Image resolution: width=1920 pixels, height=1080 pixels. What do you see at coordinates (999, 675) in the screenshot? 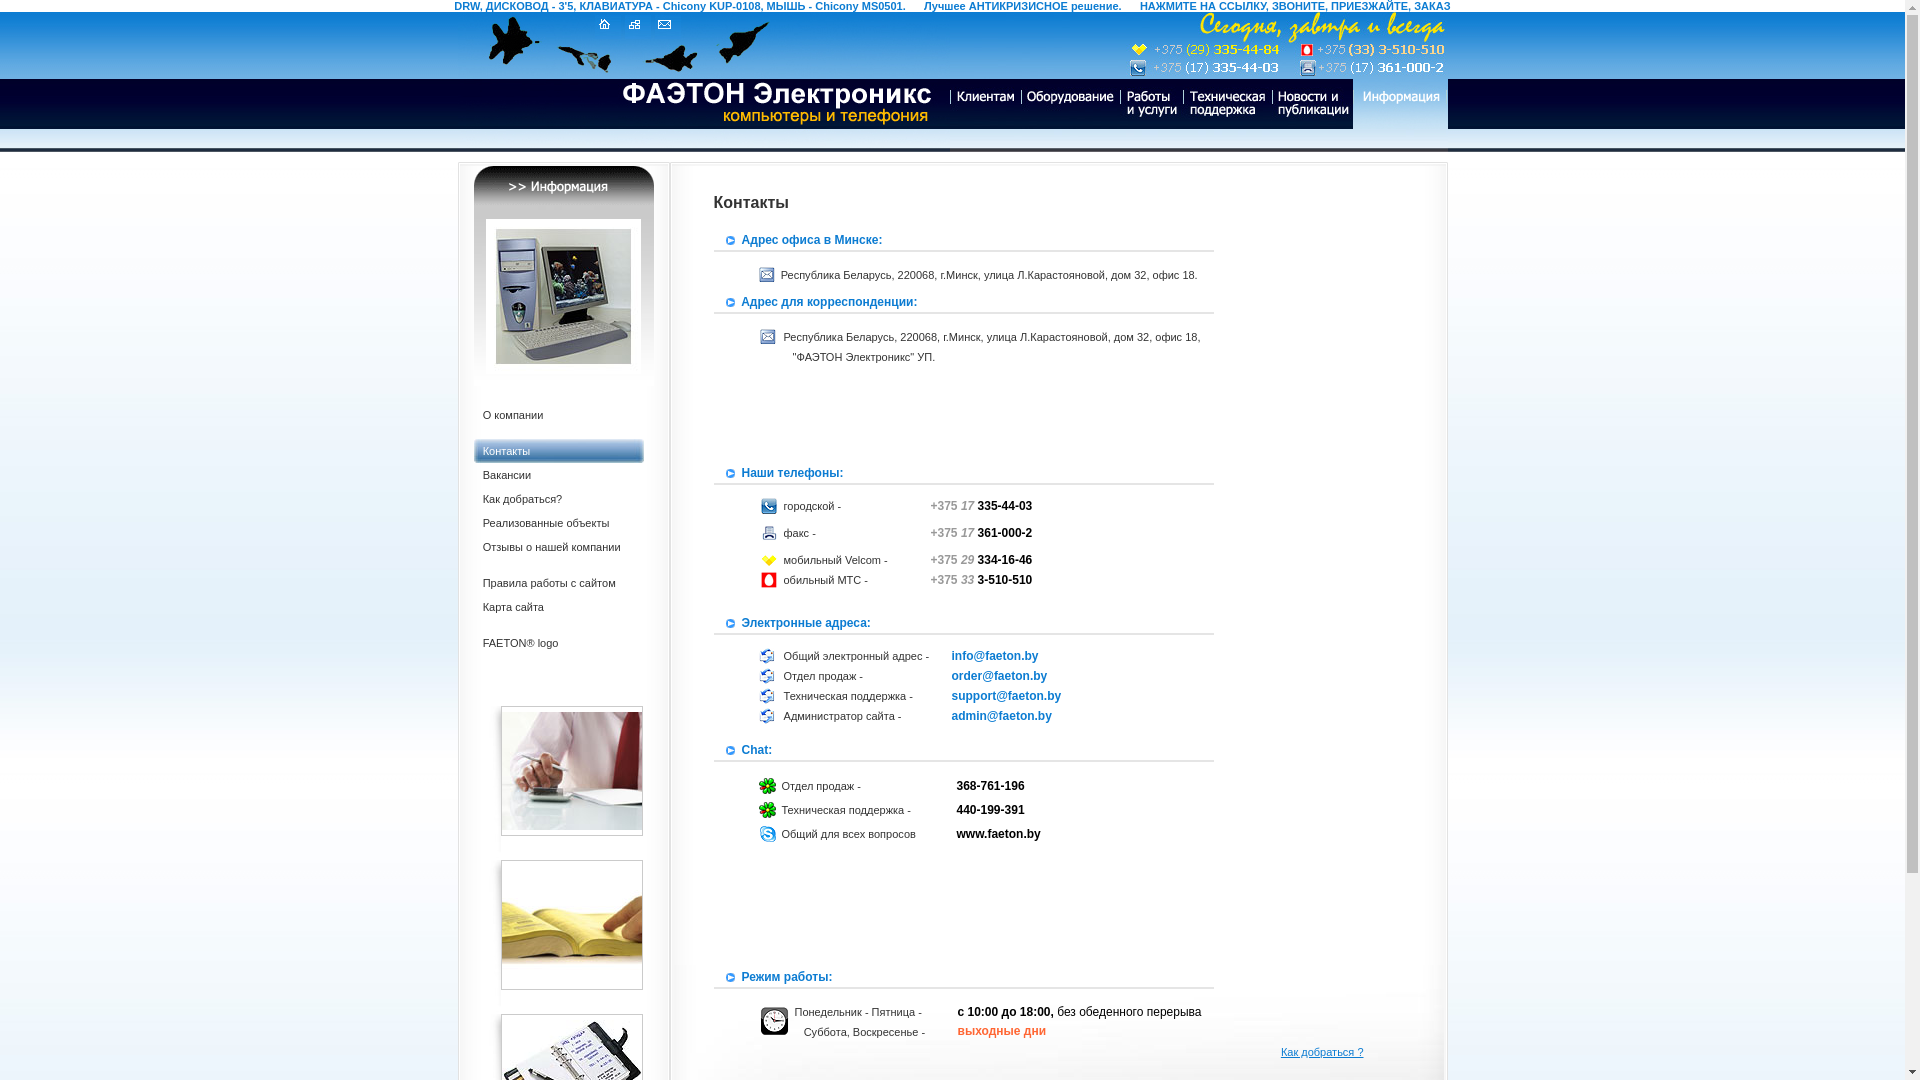
I see `'order@faeton.by'` at bounding box center [999, 675].